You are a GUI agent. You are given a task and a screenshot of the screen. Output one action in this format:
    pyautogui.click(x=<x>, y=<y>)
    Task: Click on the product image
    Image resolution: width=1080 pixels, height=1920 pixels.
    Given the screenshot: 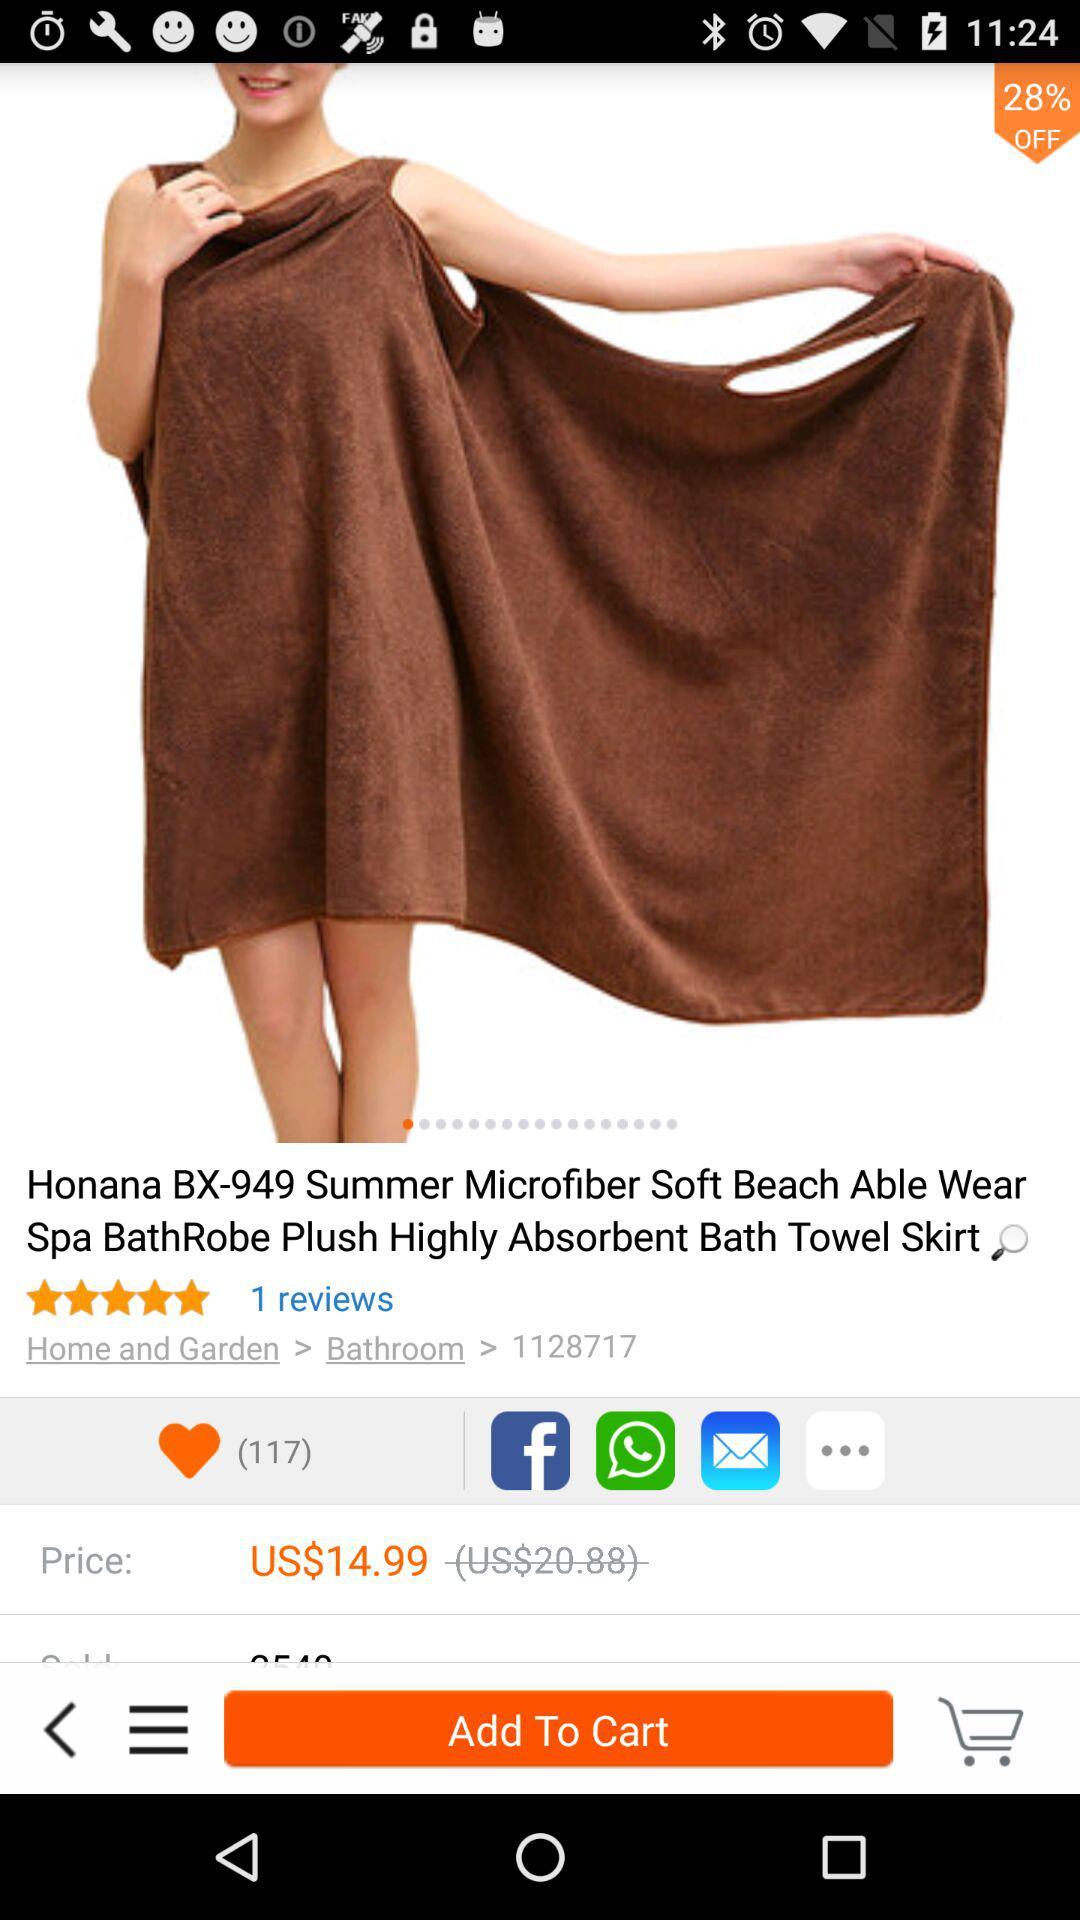 What is the action you would take?
    pyautogui.click(x=474, y=1124)
    